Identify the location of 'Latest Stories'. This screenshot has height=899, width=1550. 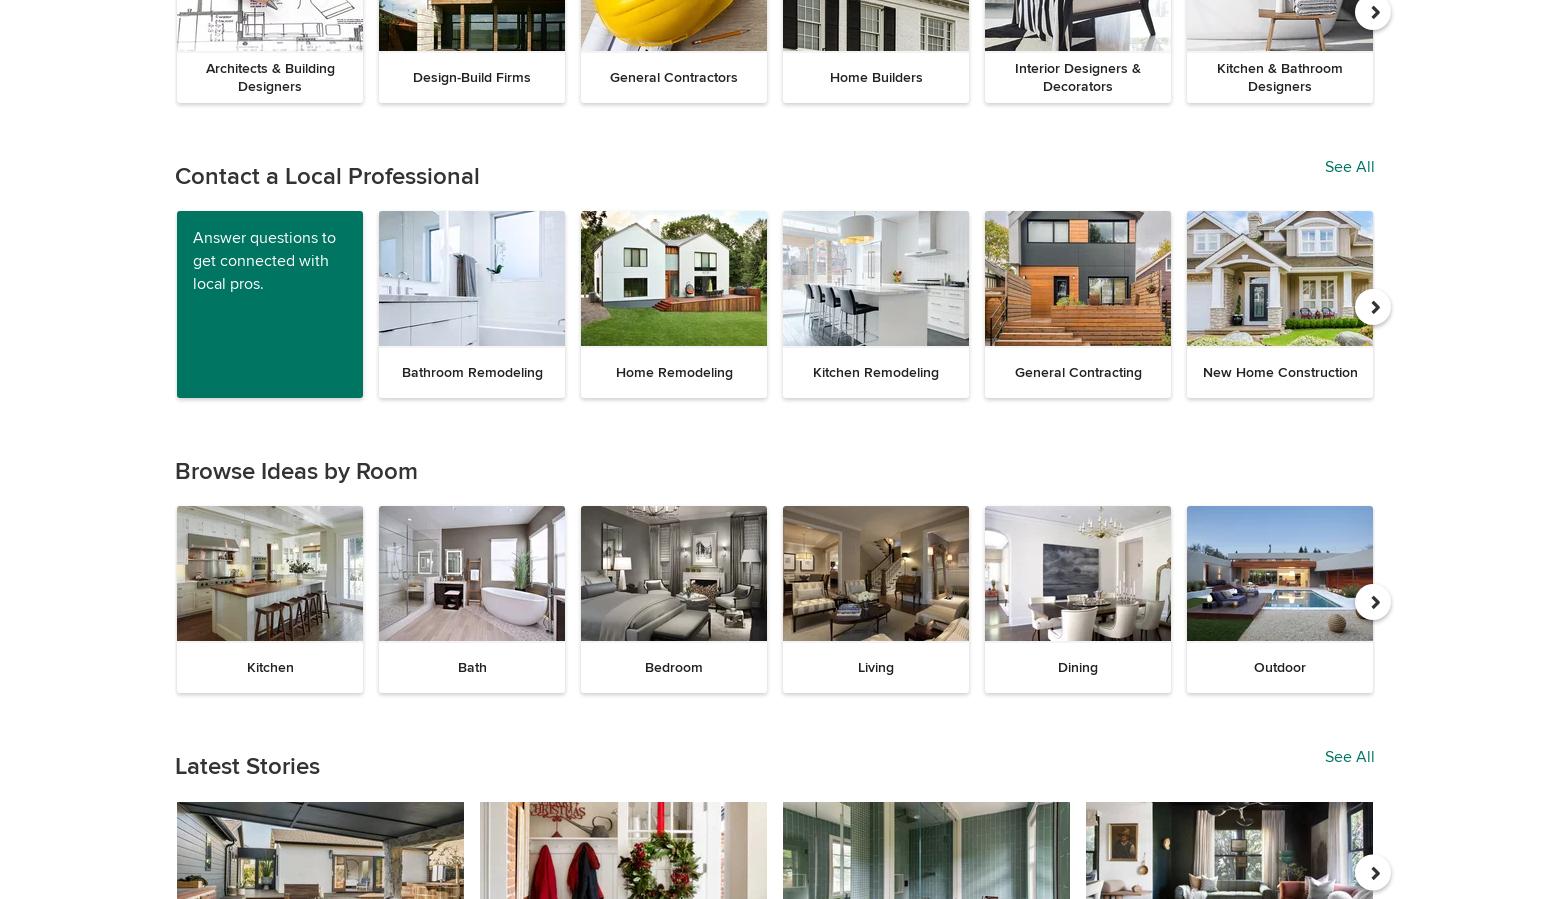
(247, 766).